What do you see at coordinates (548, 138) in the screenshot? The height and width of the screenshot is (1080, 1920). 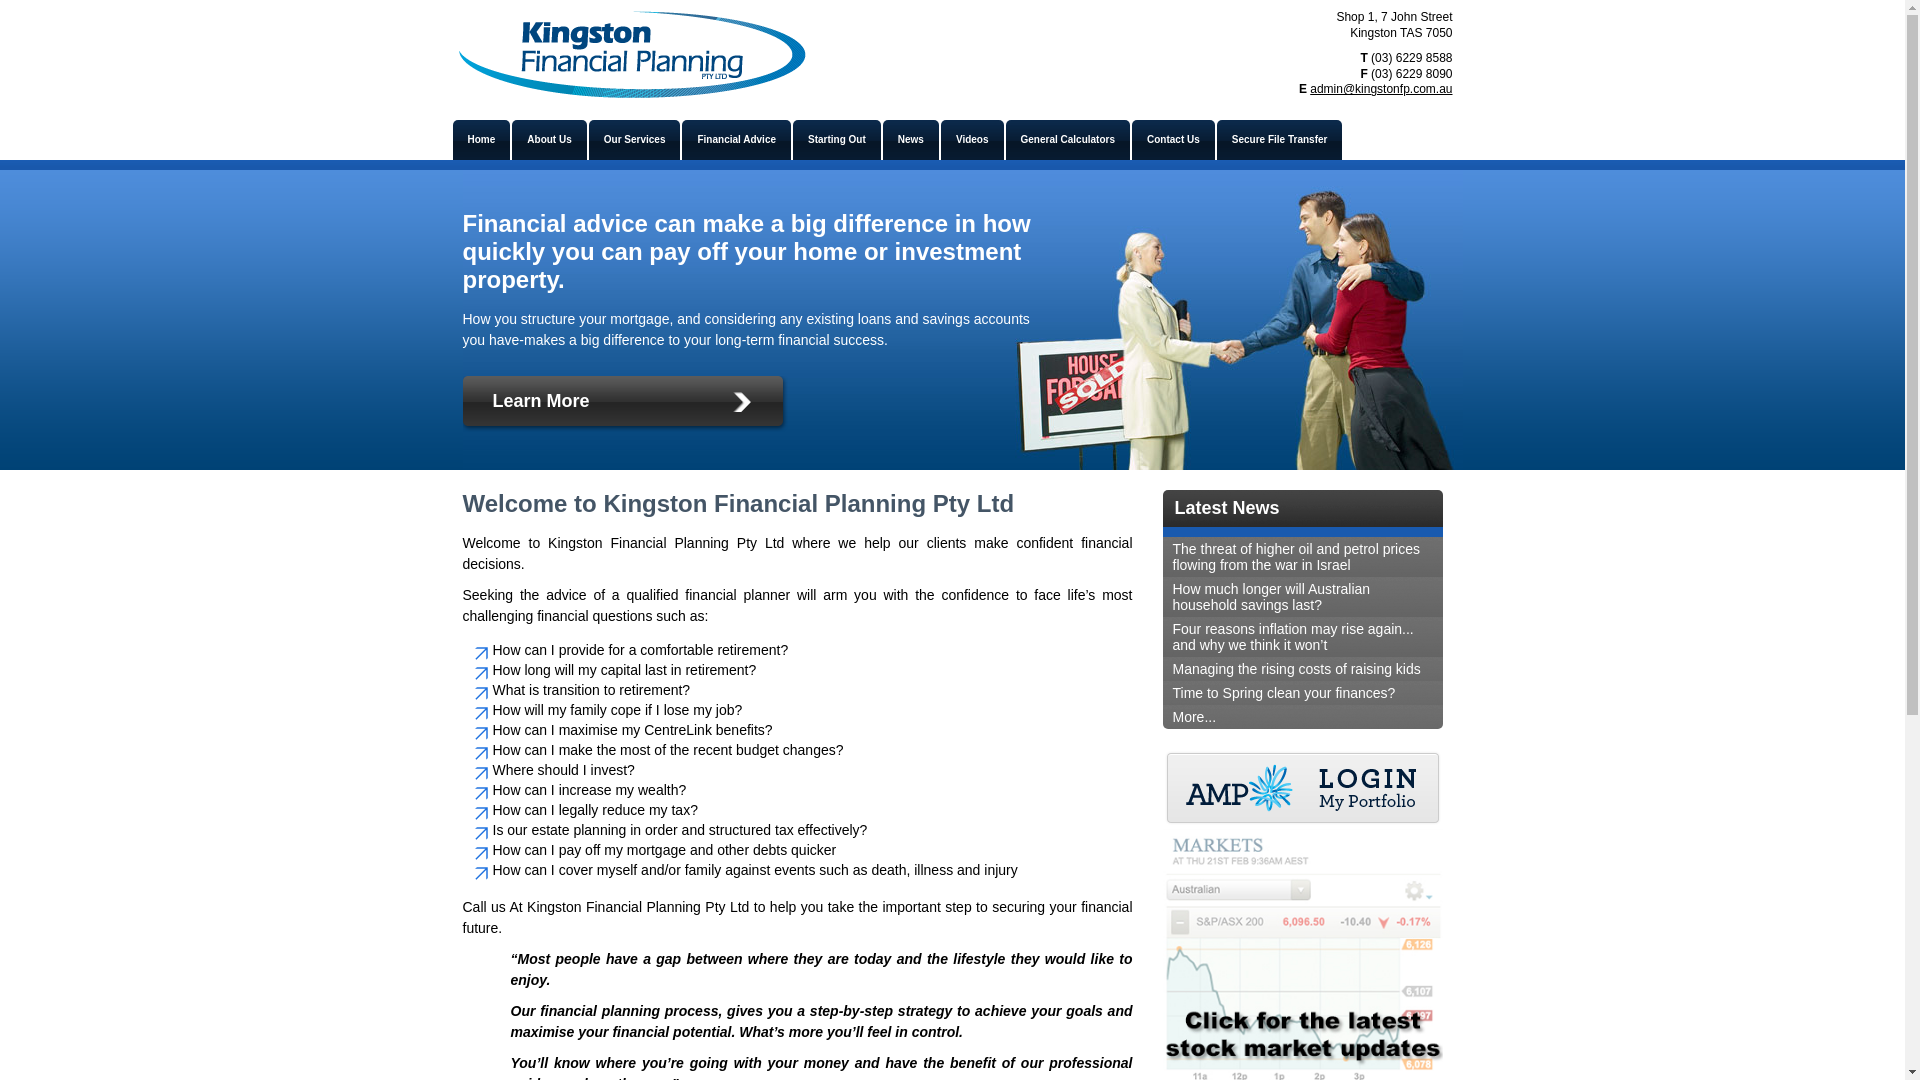 I see `'About Us'` at bounding box center [548, 138].